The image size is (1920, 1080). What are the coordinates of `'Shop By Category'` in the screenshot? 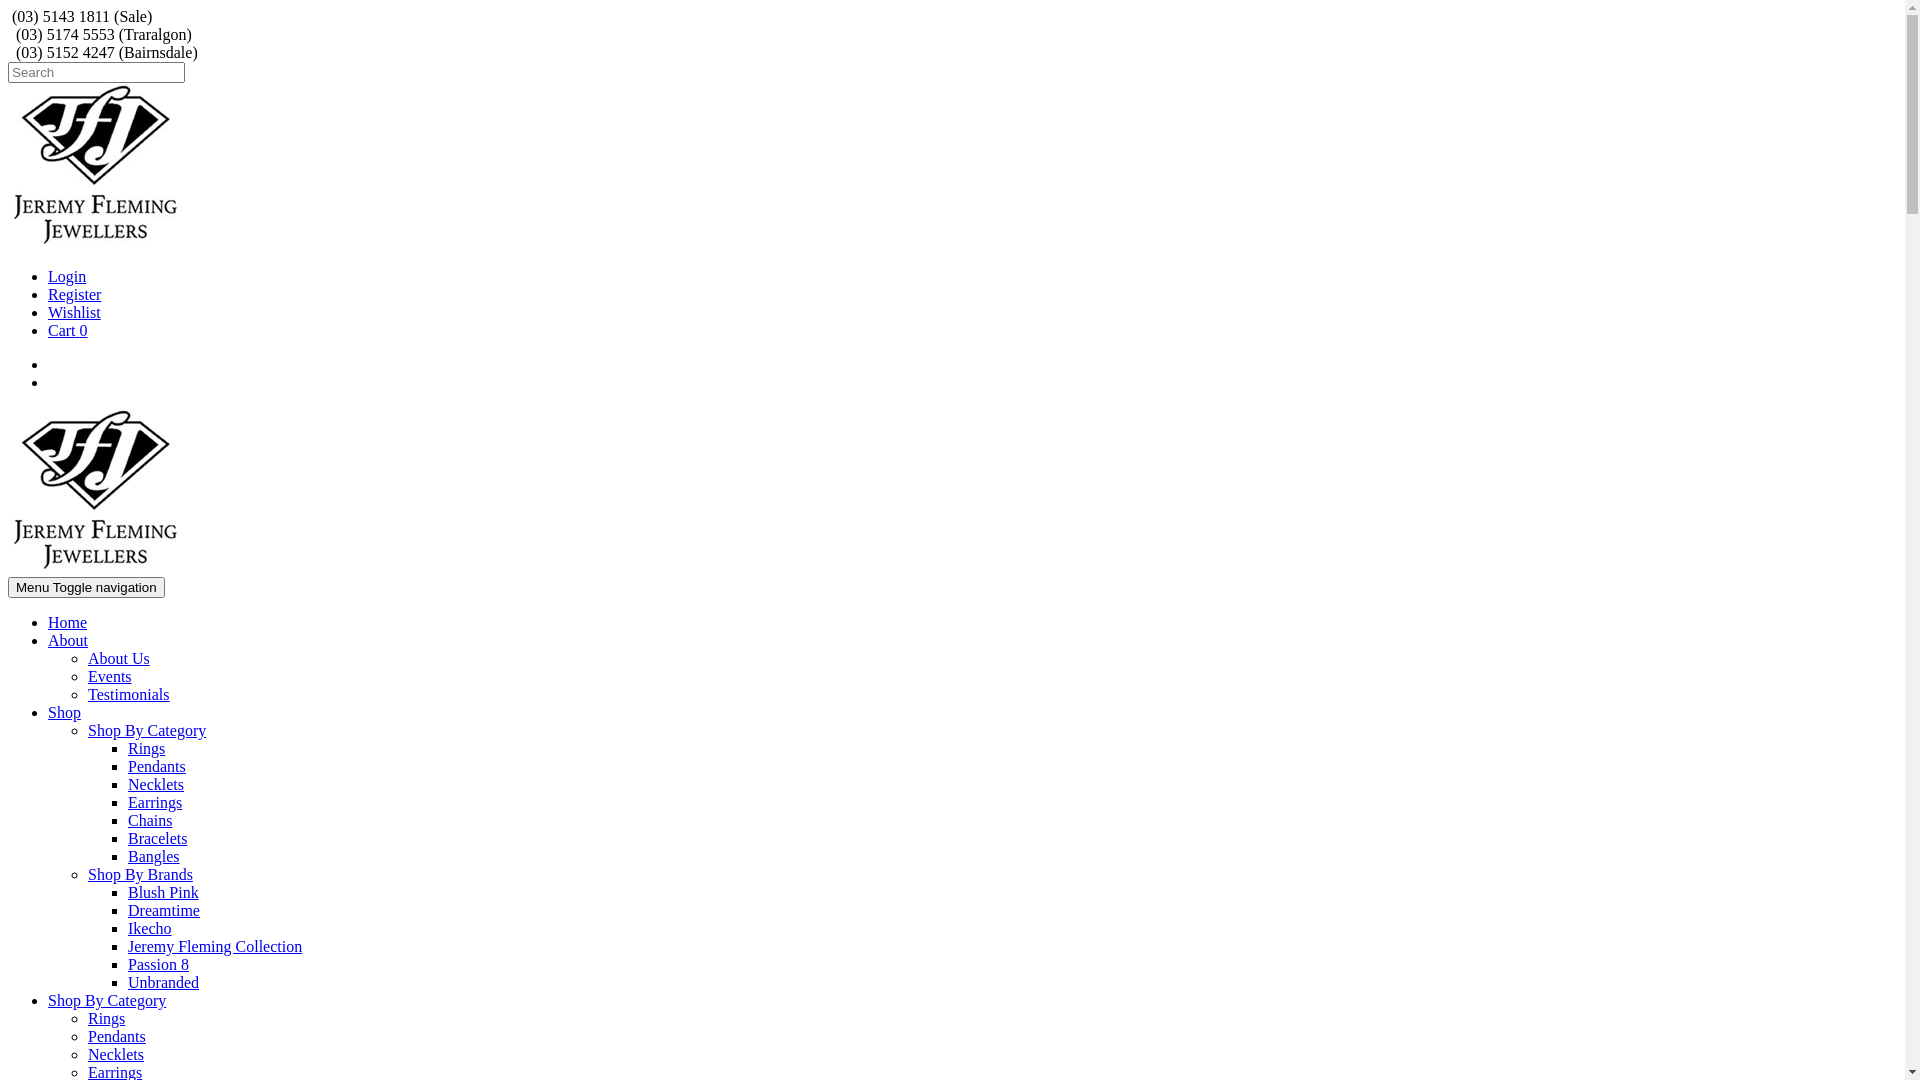 It's located at (146, 730).